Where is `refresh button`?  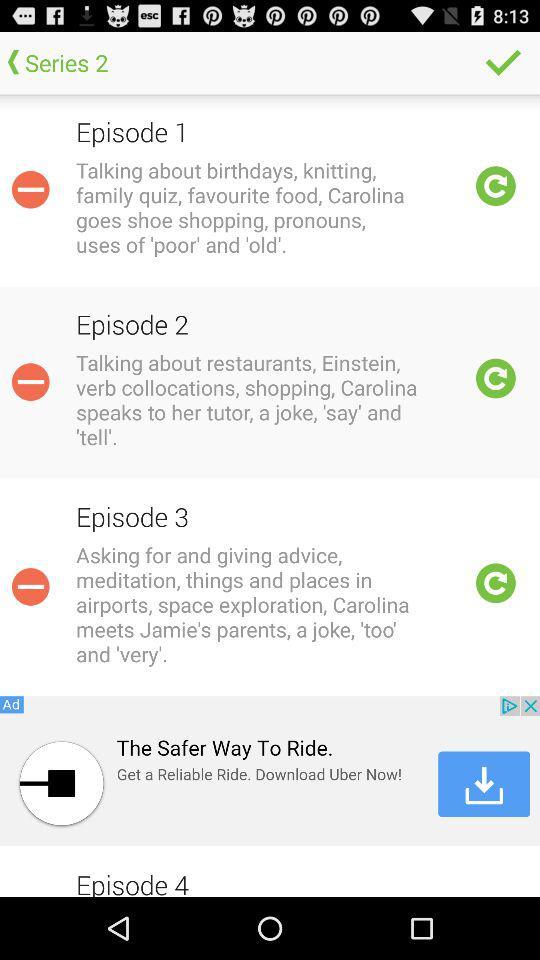
refresh button is located at coordinates (495, 377).